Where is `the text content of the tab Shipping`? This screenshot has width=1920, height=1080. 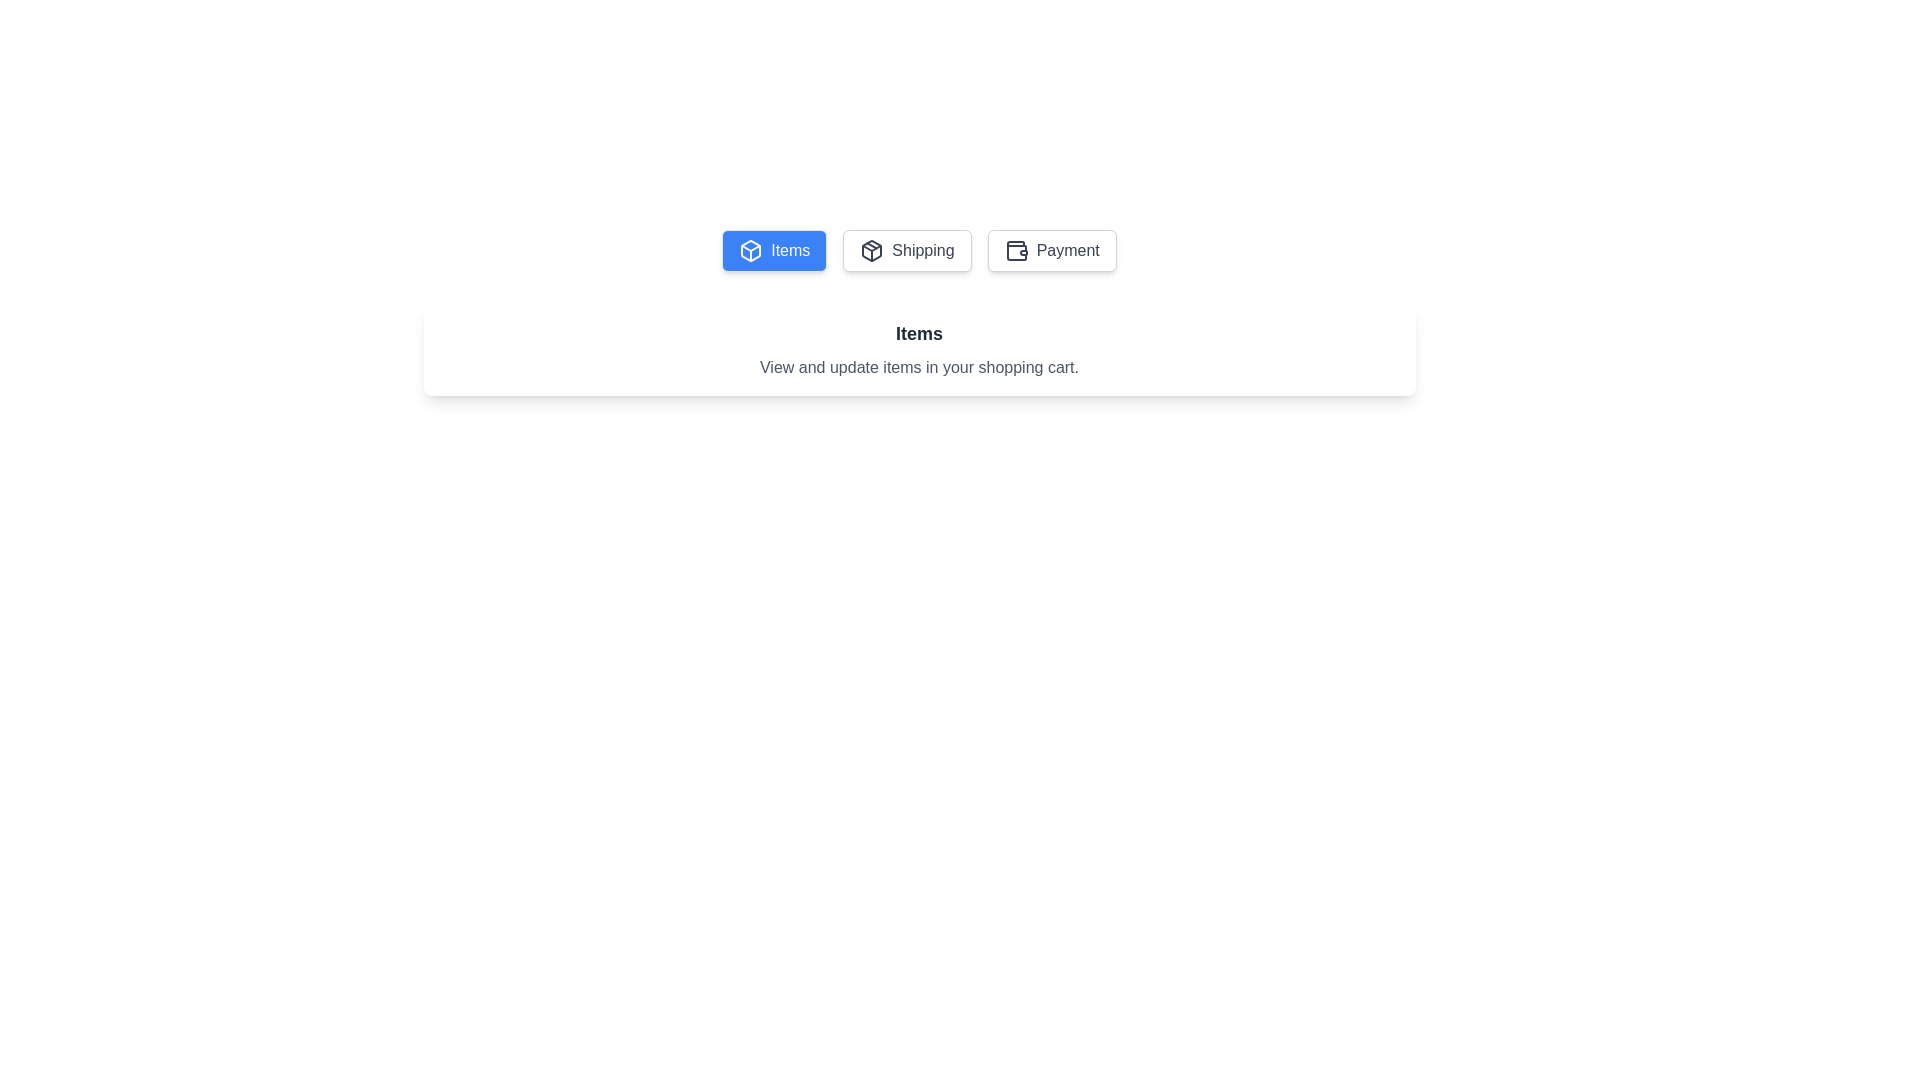
the text content of the tab Shipping is located at coordinates (906, 249).